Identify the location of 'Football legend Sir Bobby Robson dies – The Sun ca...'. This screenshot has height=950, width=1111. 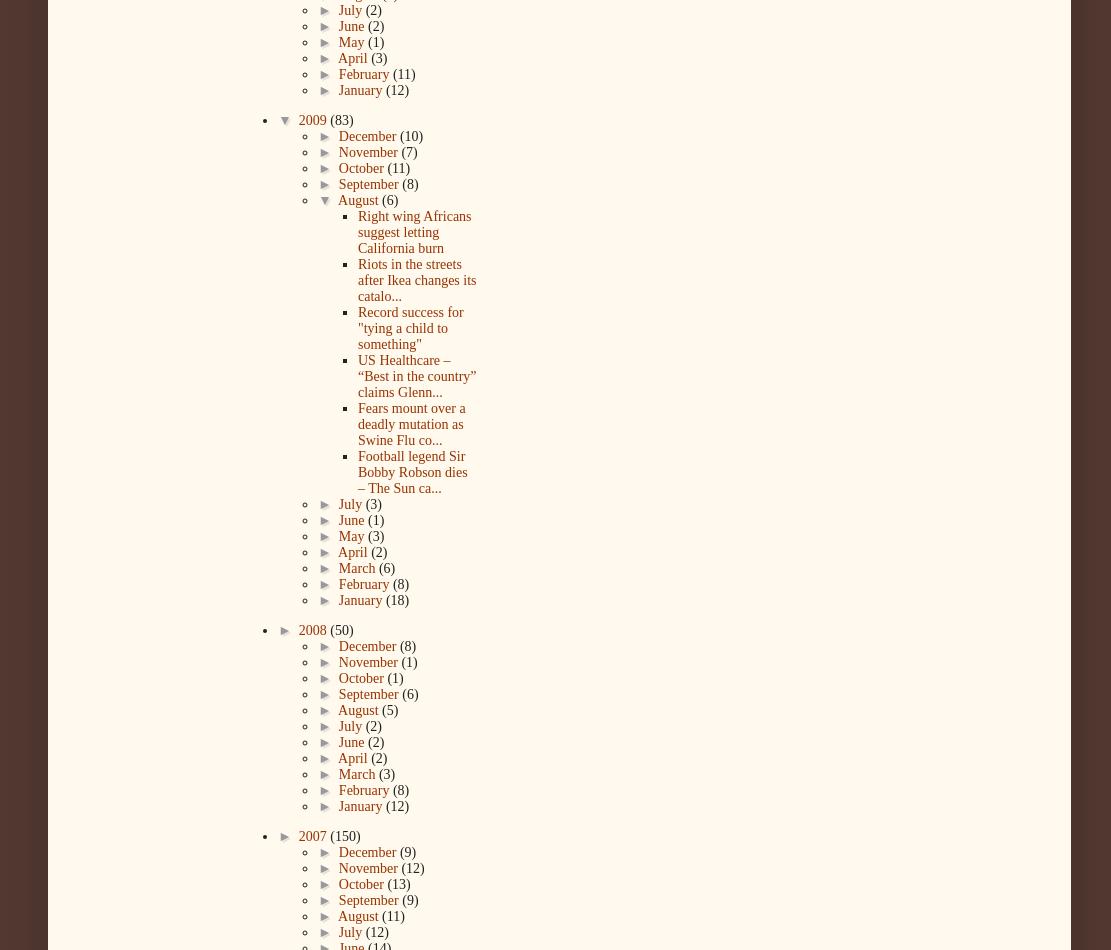
(356, 471).